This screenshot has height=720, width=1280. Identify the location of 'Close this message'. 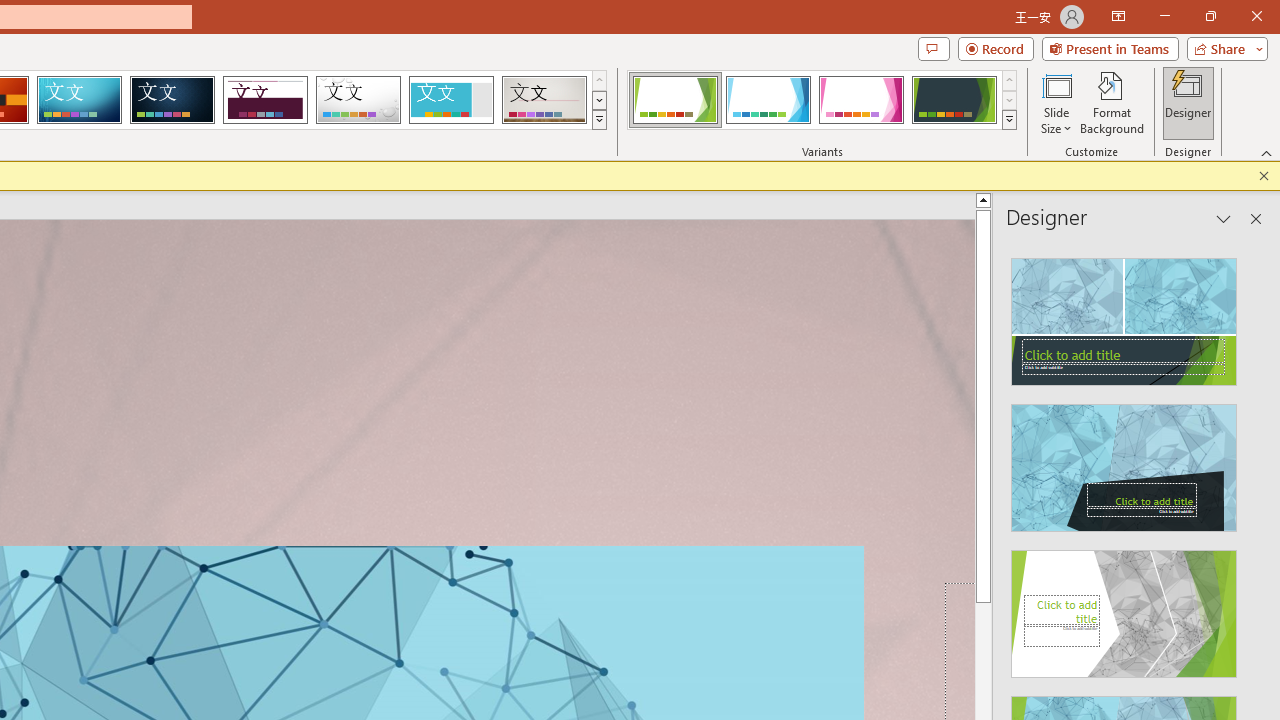
(1263, 175).